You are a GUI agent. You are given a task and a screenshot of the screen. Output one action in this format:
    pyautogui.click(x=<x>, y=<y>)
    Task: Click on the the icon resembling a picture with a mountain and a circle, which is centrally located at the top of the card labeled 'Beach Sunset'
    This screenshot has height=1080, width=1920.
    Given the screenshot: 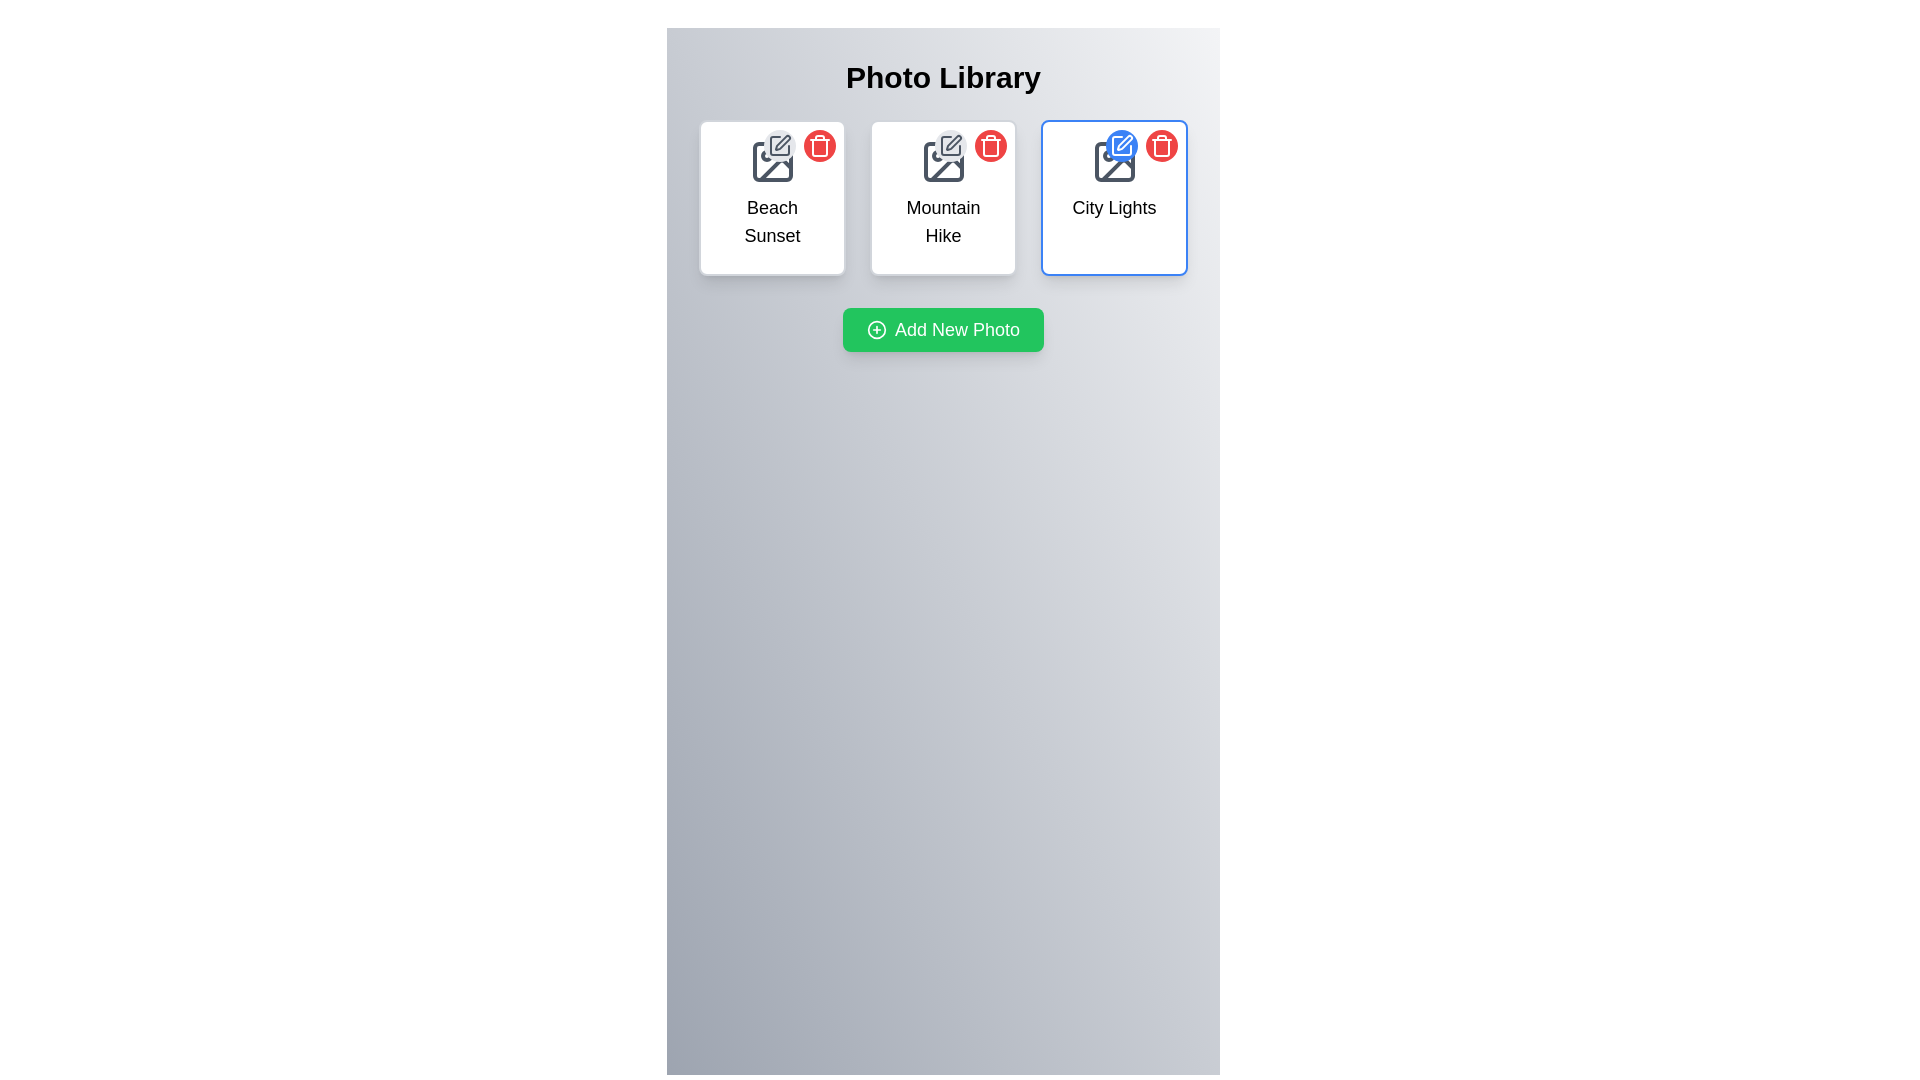 What is the action you would take?
    pyautogui.click(x=771, y=161)
    